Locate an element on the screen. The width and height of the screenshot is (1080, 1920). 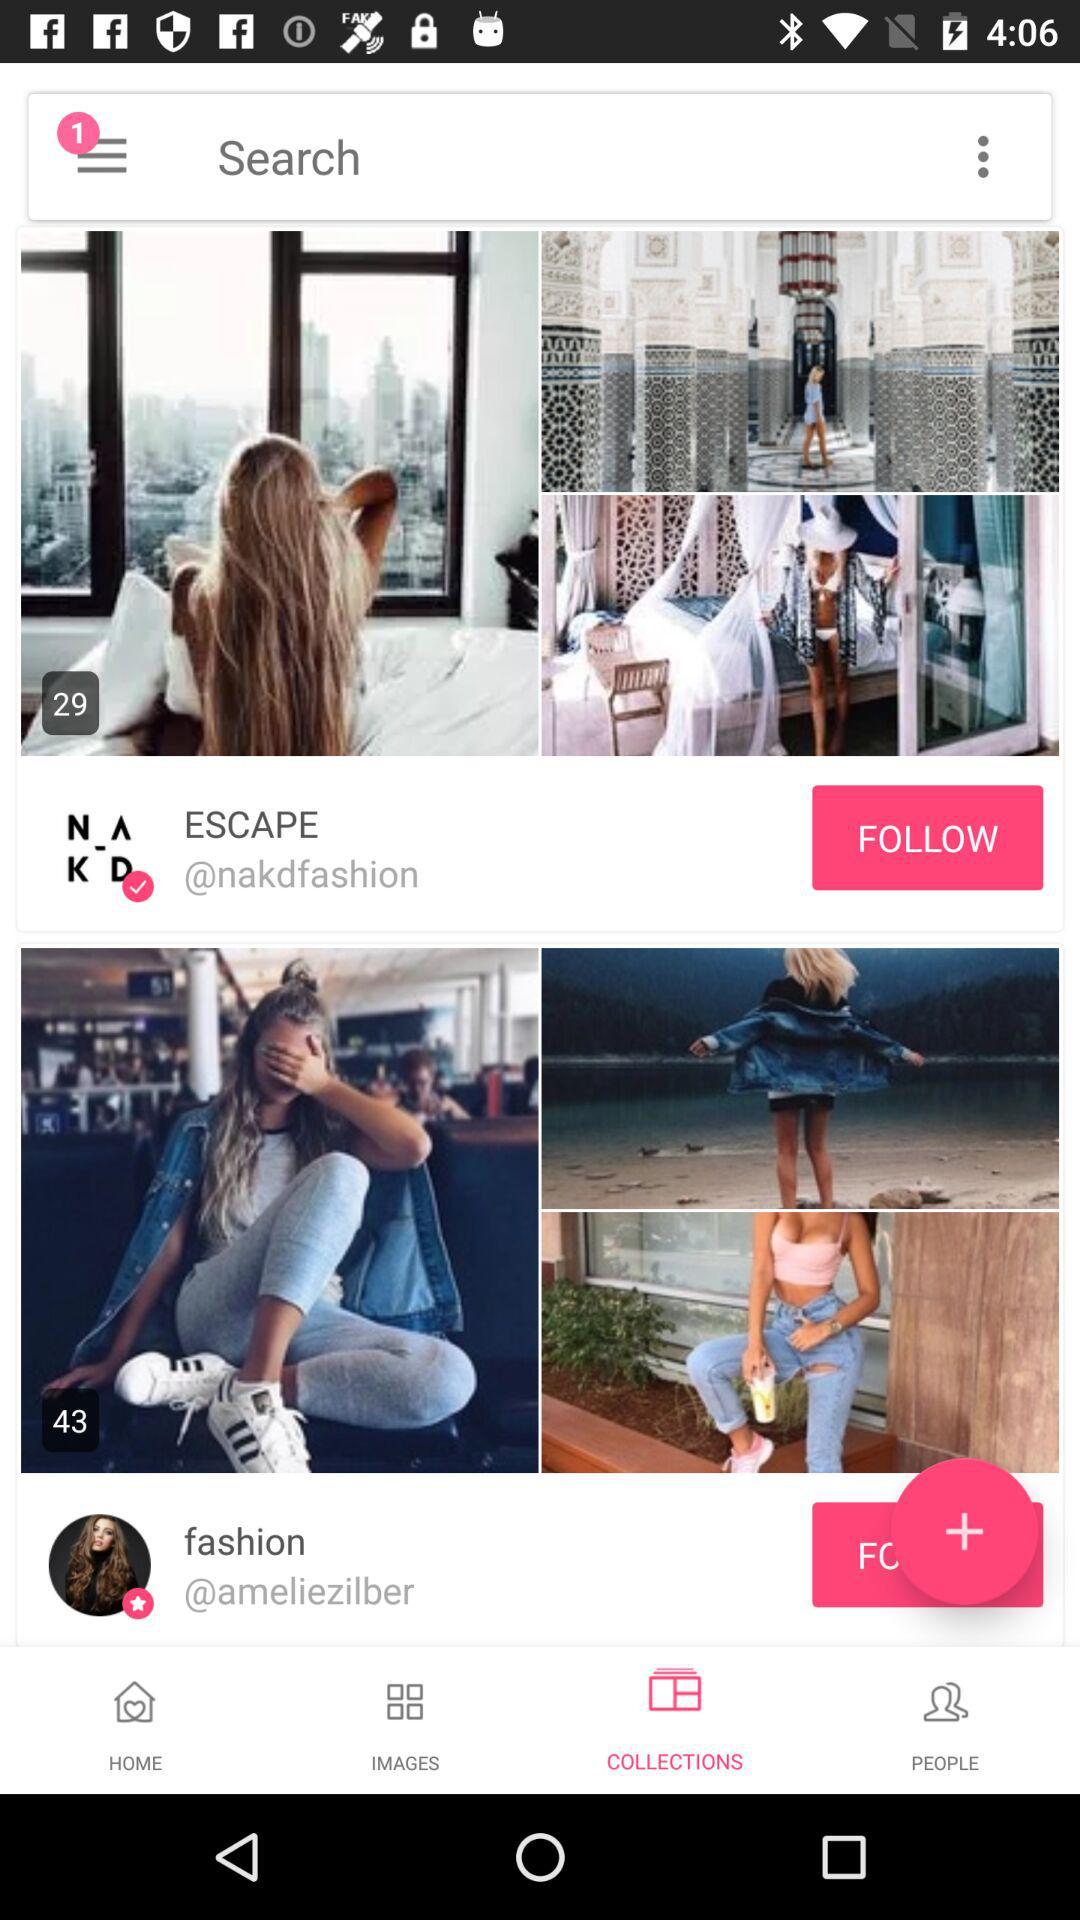
icon to the right of fashion item is located at coordinates (963, 1530).